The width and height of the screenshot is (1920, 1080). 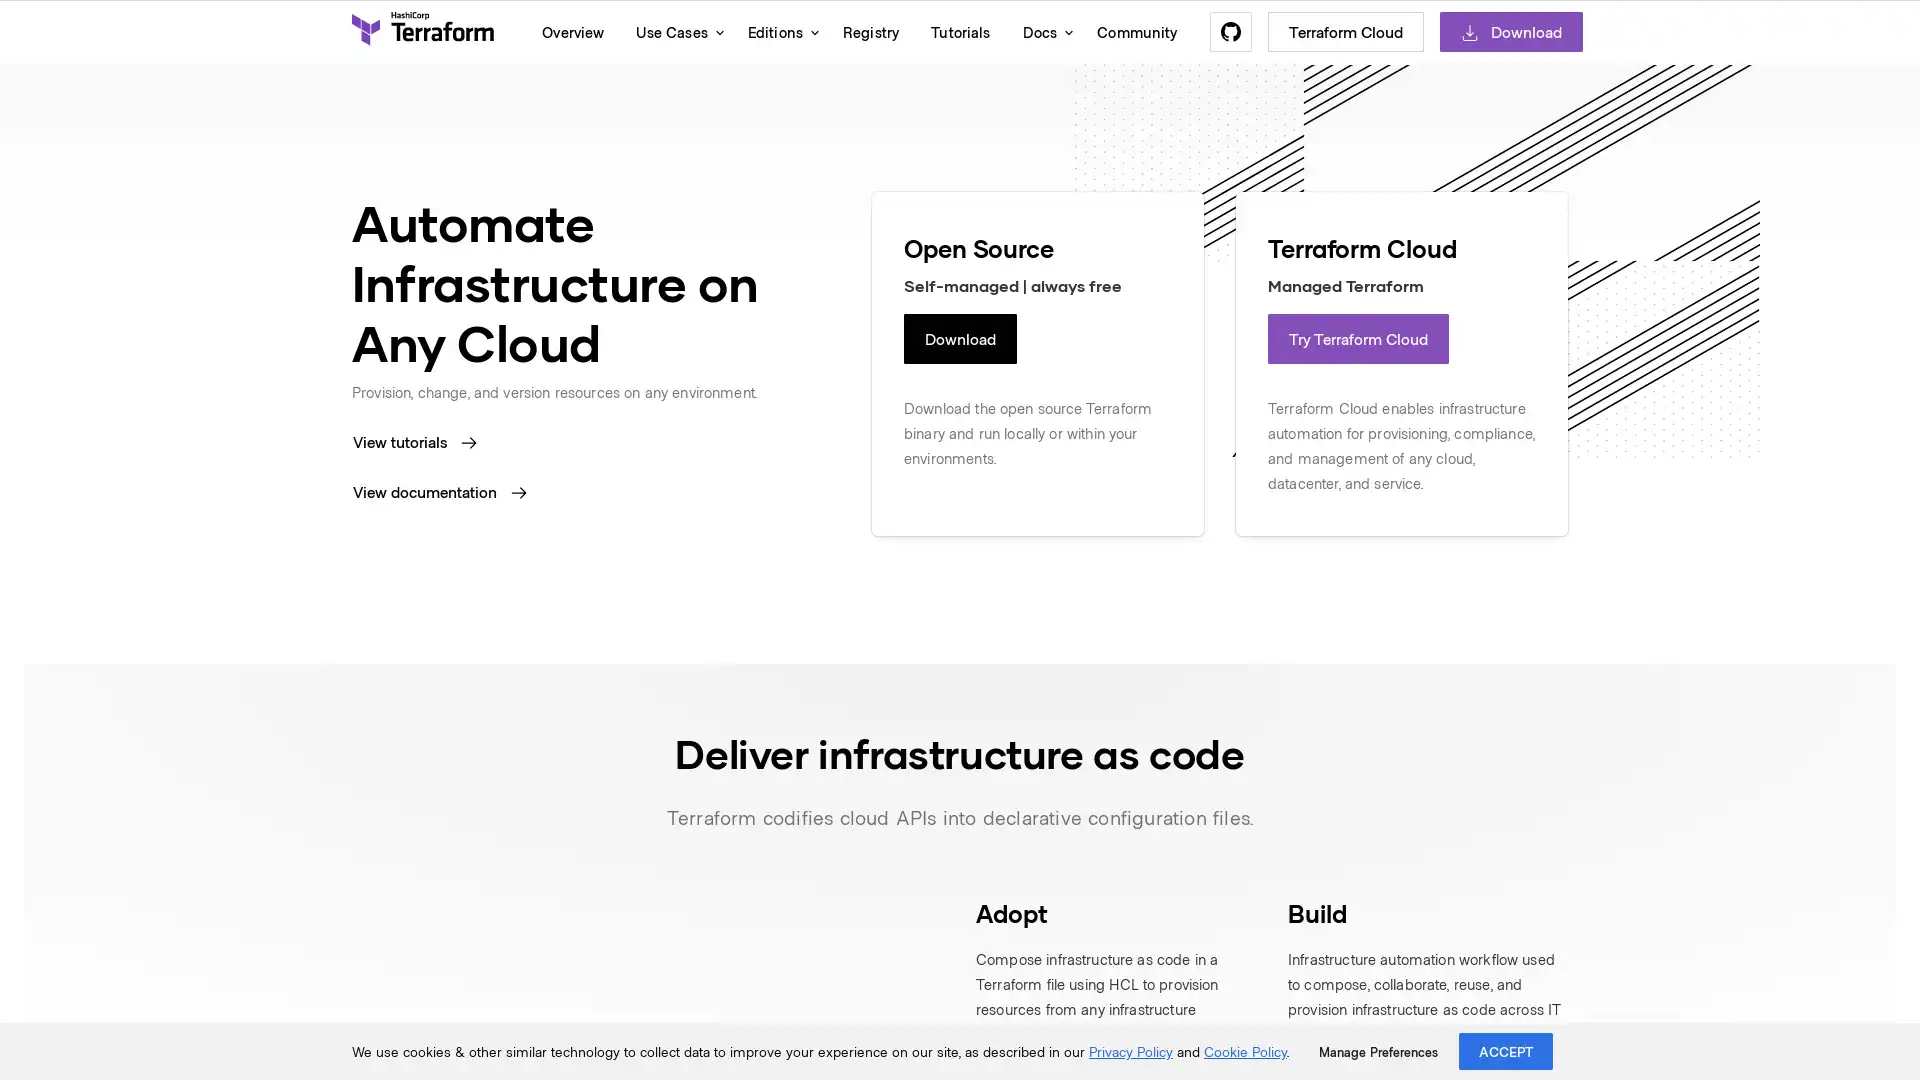 What do you see at coordinates (675, 31) in the screenshot?
I see `Use Cases` at bounding box center [675, 31].